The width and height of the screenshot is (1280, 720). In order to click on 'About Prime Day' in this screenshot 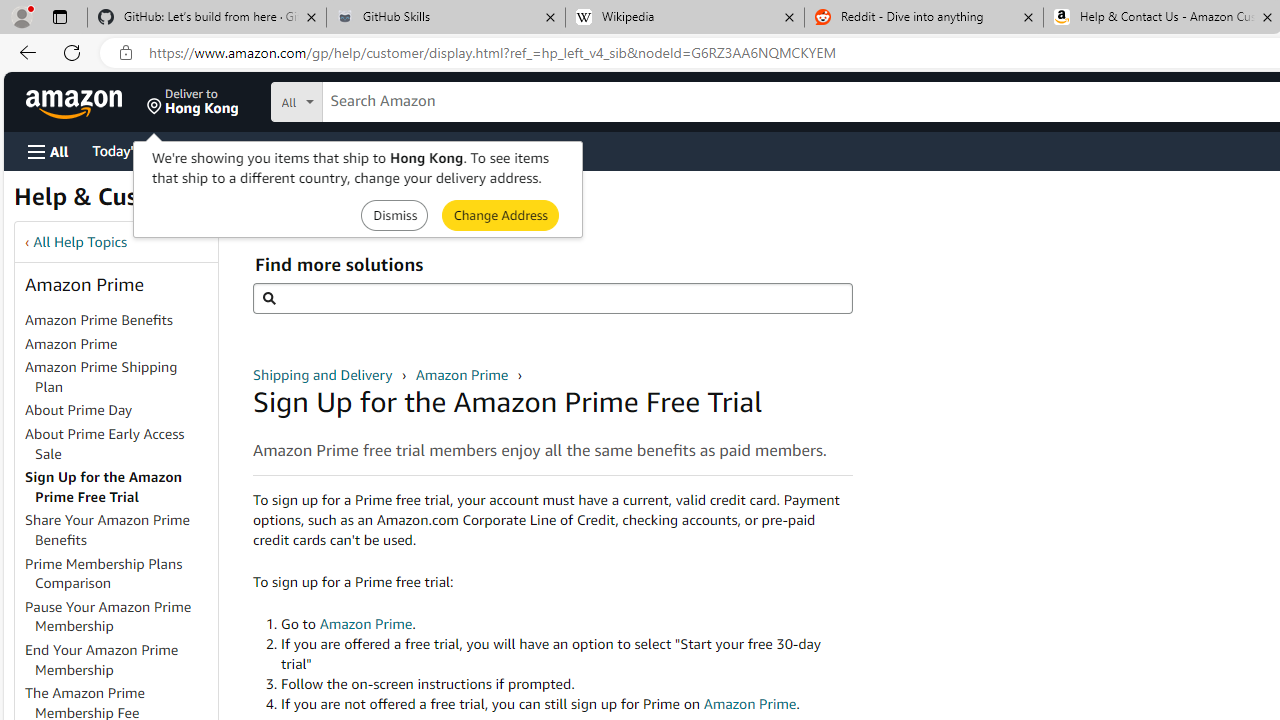, I will do `click(79, 409)`.